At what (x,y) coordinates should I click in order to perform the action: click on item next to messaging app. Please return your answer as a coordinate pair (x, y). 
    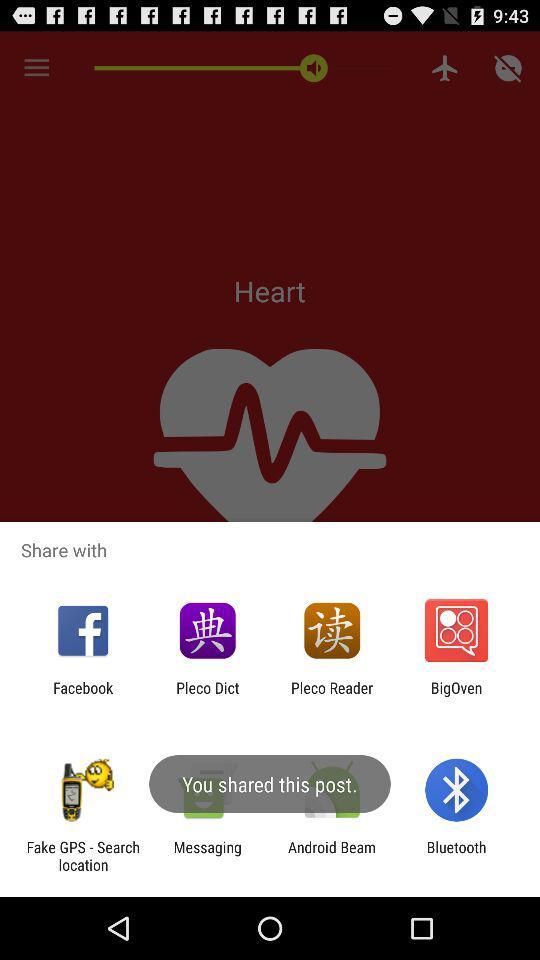
    Looking at the image, I should click on (332, 855).